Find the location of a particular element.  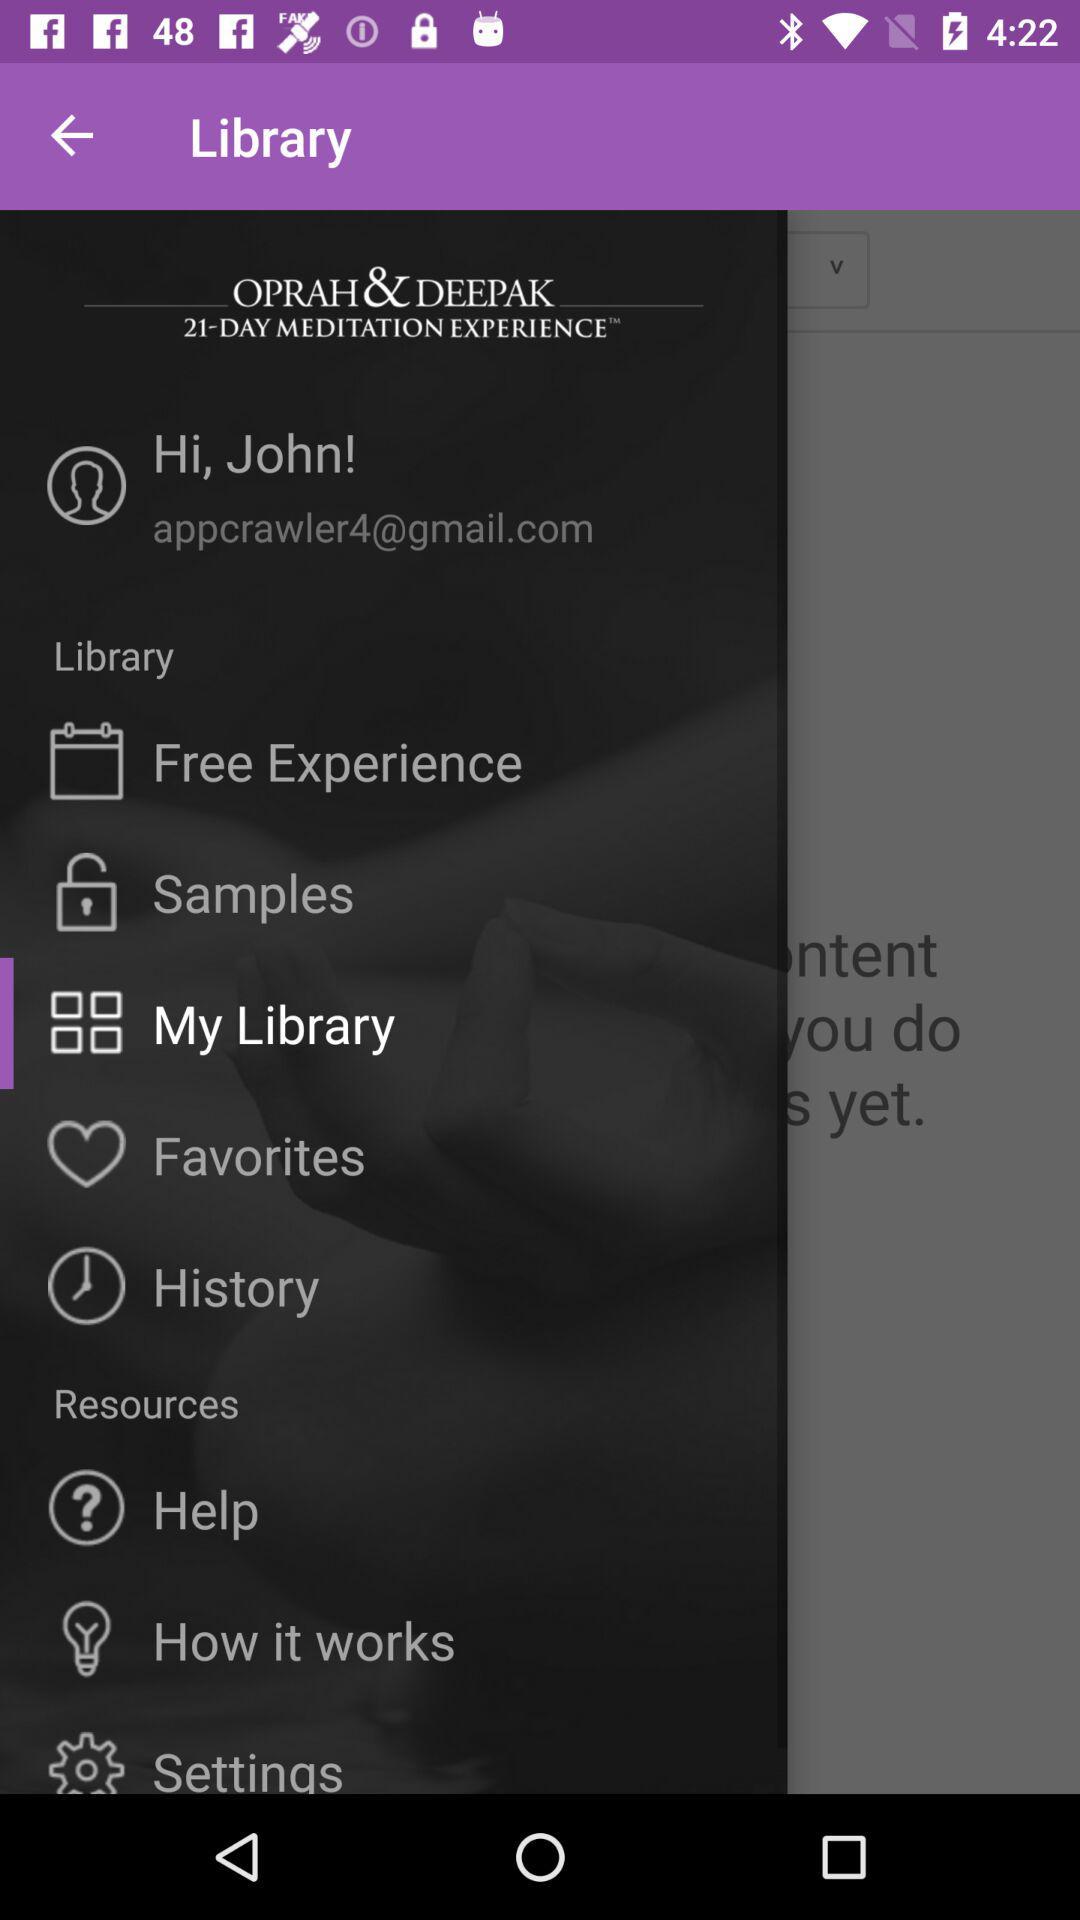

the item above samples icon is located at coordinates (336, 759).